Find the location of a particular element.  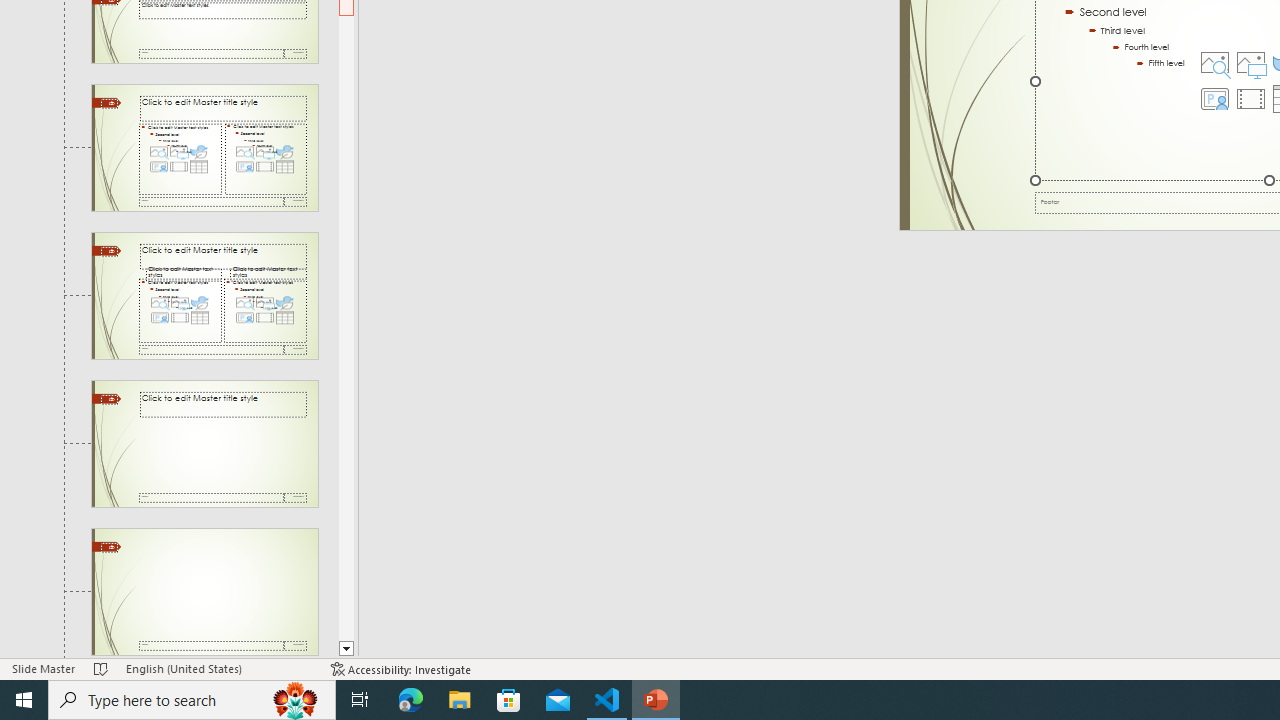

'Slide Blank Layout: used by no slides' is located at coordinates (204, 591).